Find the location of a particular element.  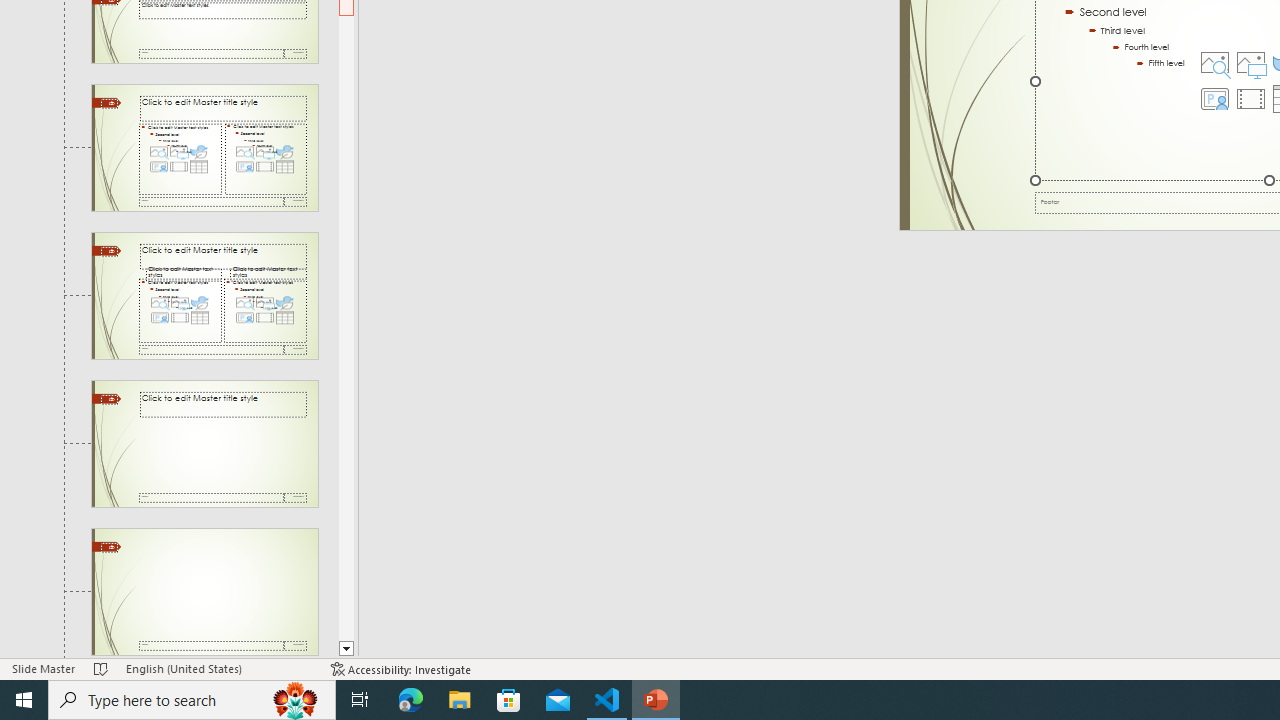

'Slide Blank Layout: used by no slides' is located at coordinates (204, 591).